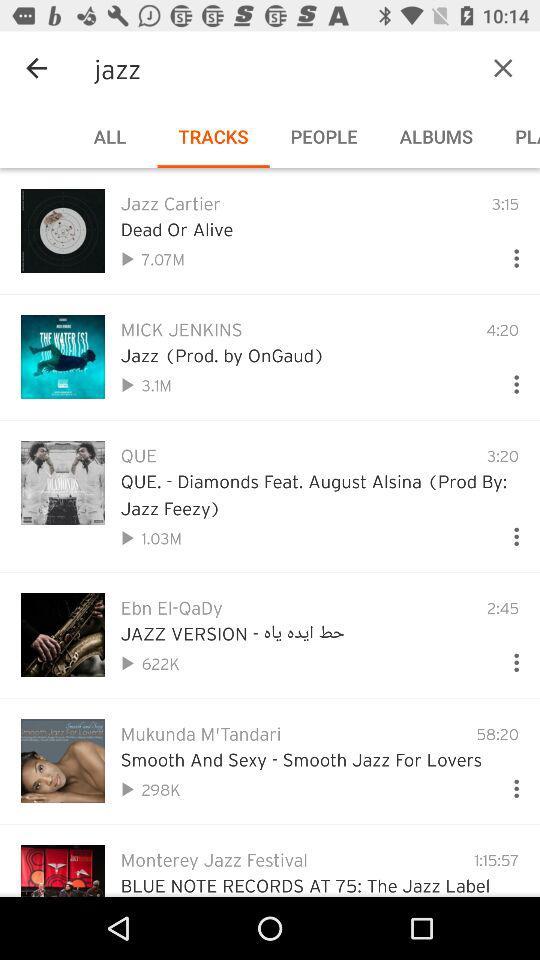 The width and height of the screenshot is (540, 960). What do you see at coordinates (508, 253) in the screenshot?
I see `open song options` at bounding box center [508, 253].